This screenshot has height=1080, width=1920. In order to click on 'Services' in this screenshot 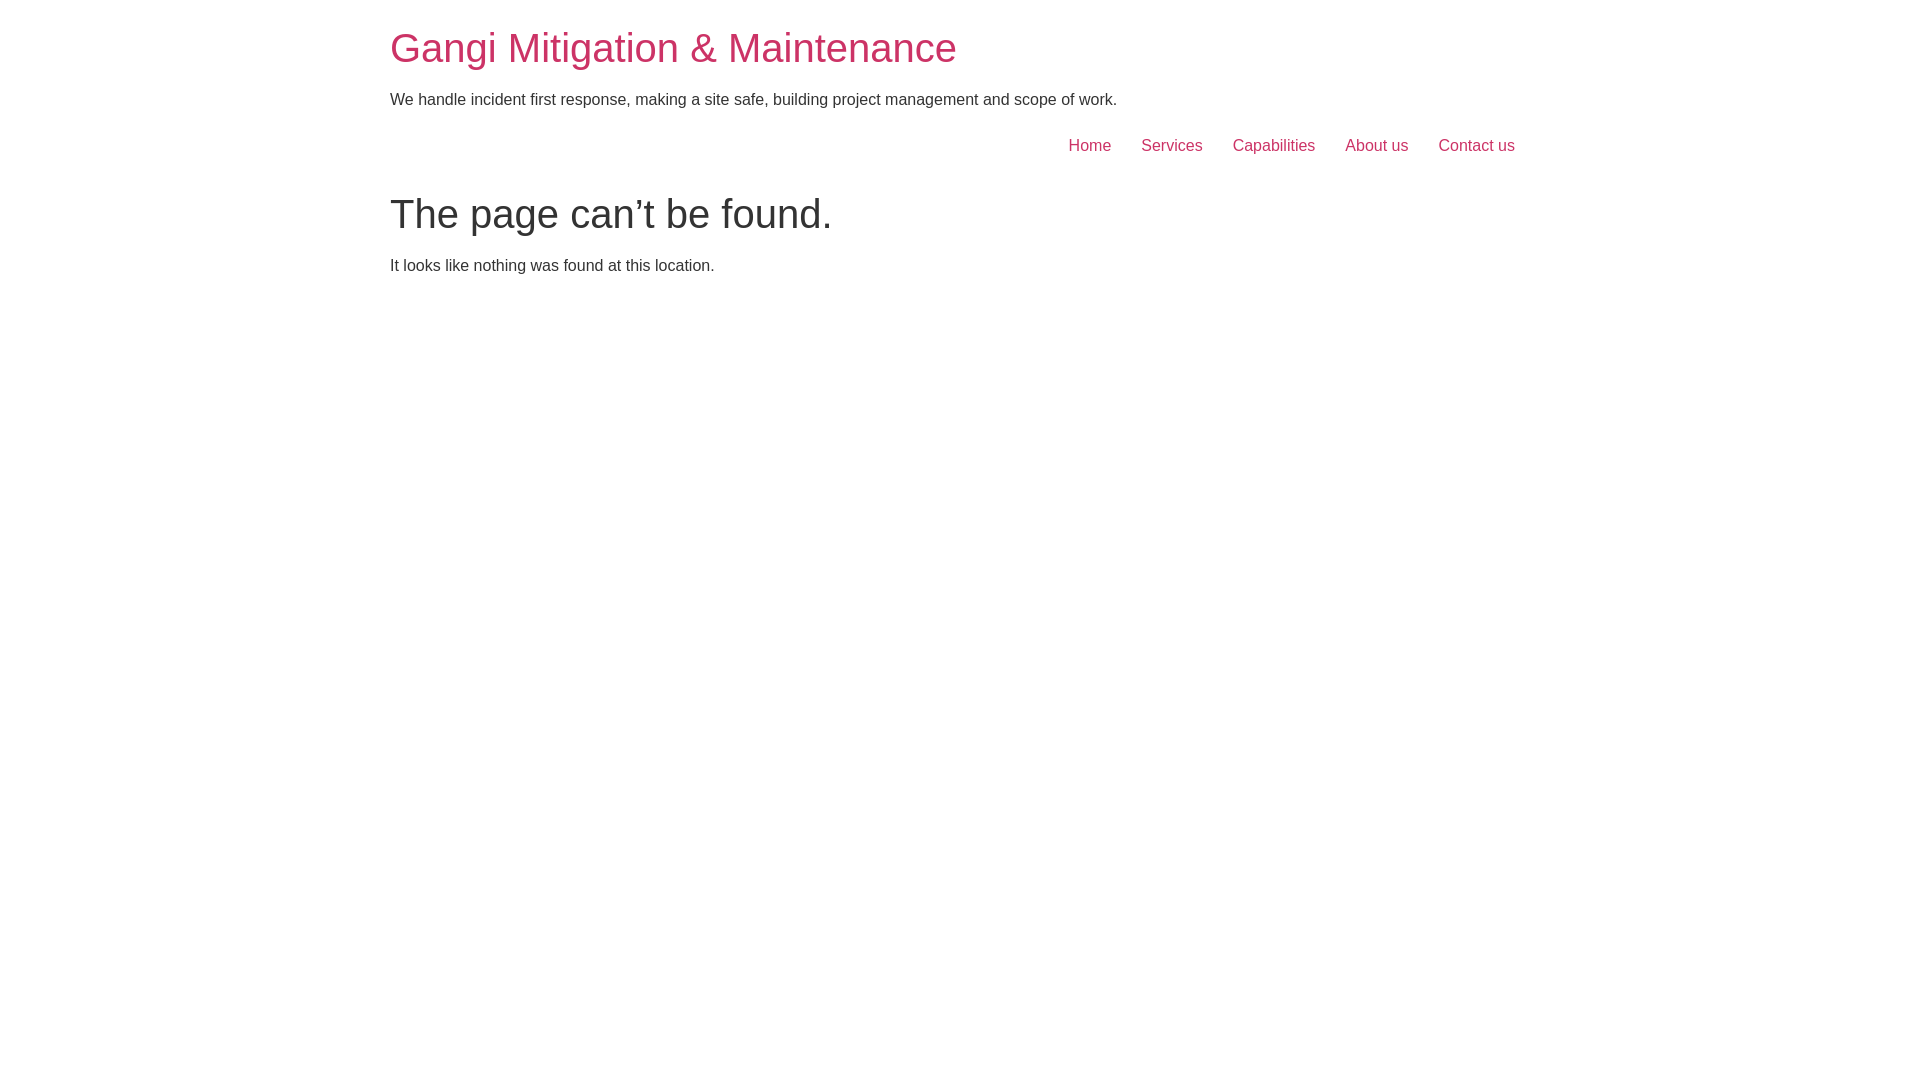, I will do `click(1171, 145)`.